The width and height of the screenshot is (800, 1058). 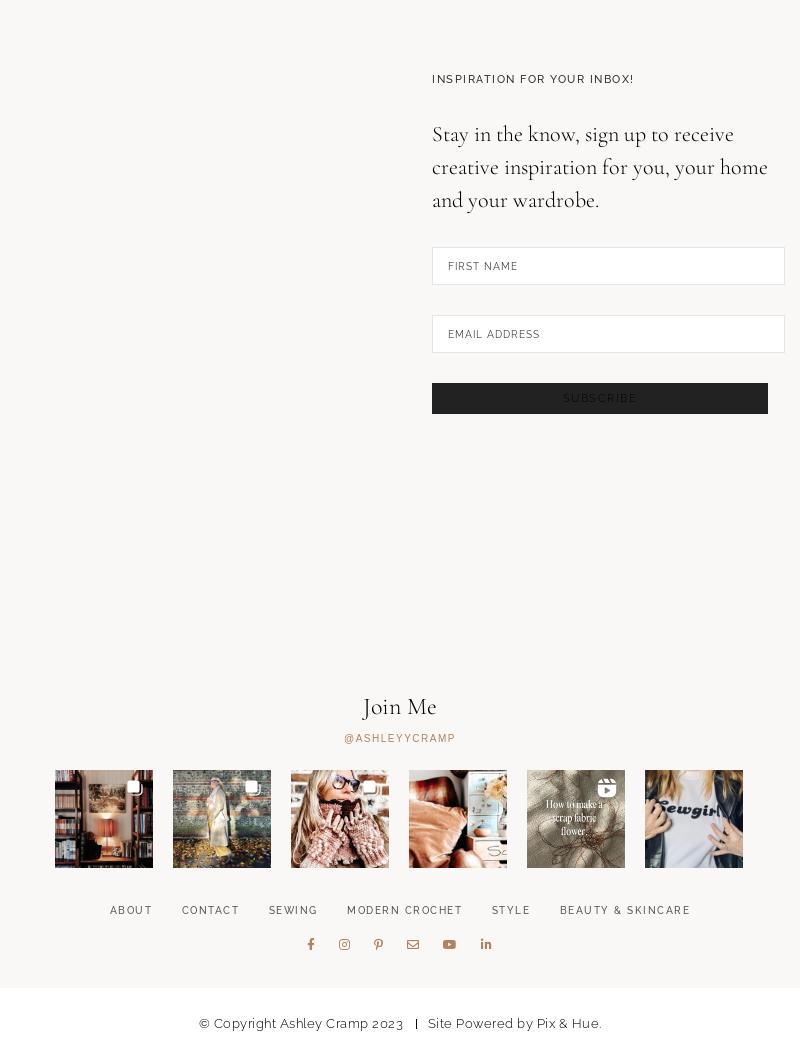 I want to click on 'Inspiration for your Inbox!', so click(x=532, y=181).